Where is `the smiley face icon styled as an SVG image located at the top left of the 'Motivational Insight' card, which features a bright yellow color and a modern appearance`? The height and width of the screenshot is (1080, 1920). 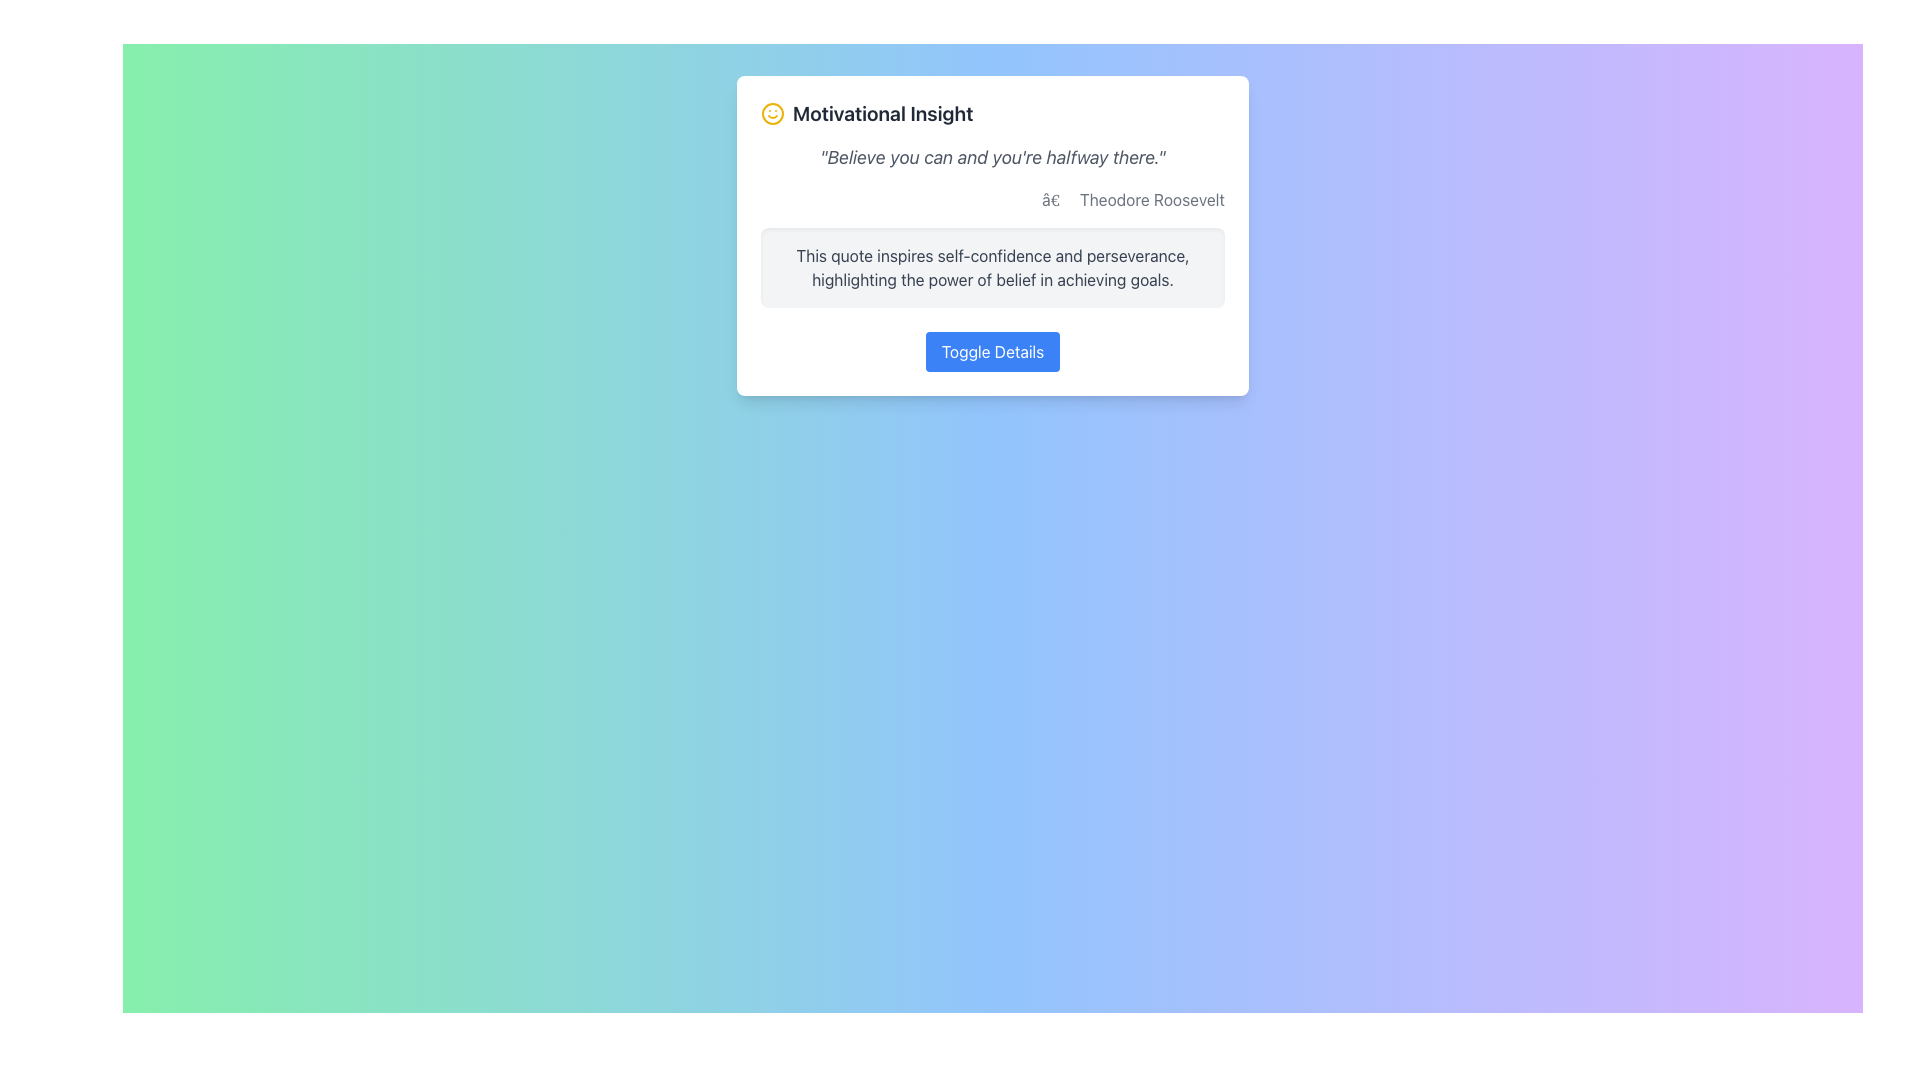 the smiley face icon styled as an SVG image located at the top left of the 'Motivational Insight' card, which features a bright yellow color and a modern appearance is located at coordinates (771, 114).